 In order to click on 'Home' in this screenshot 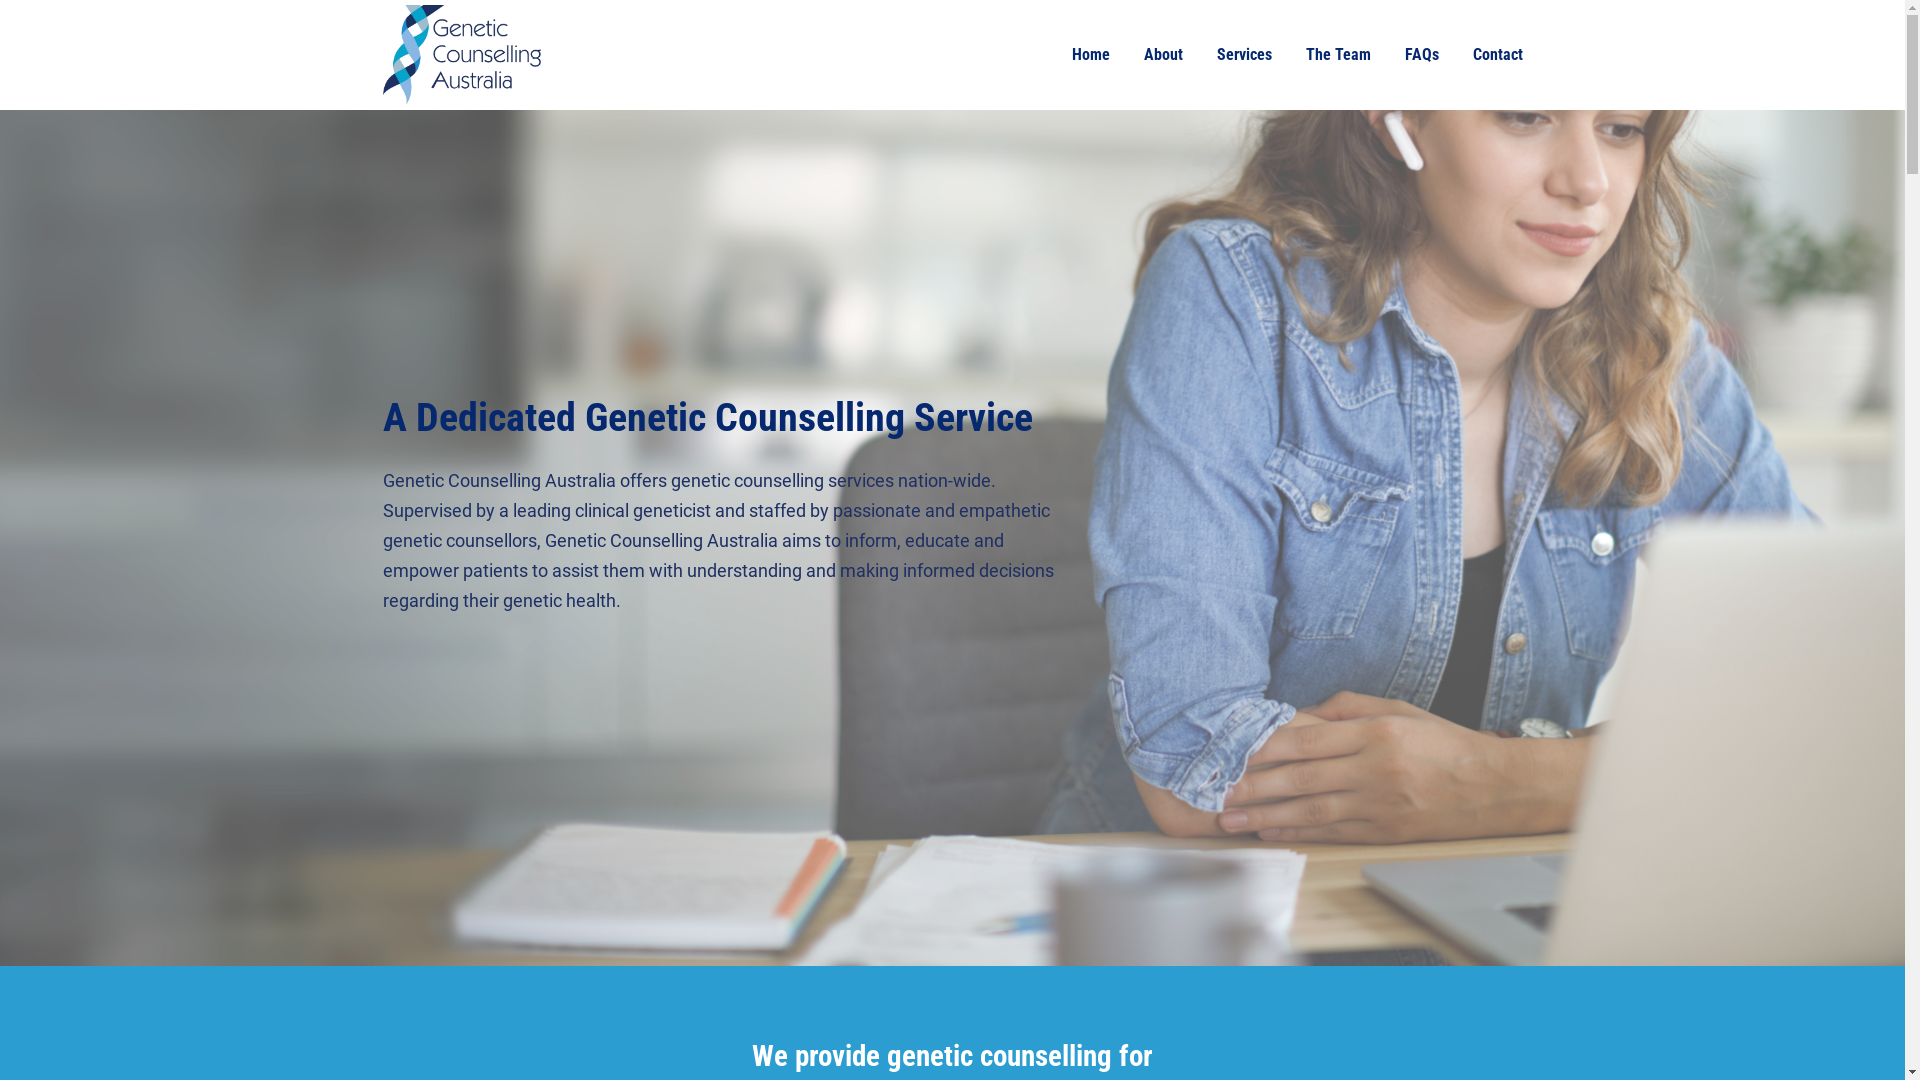, I will do `click(501, 52)`.